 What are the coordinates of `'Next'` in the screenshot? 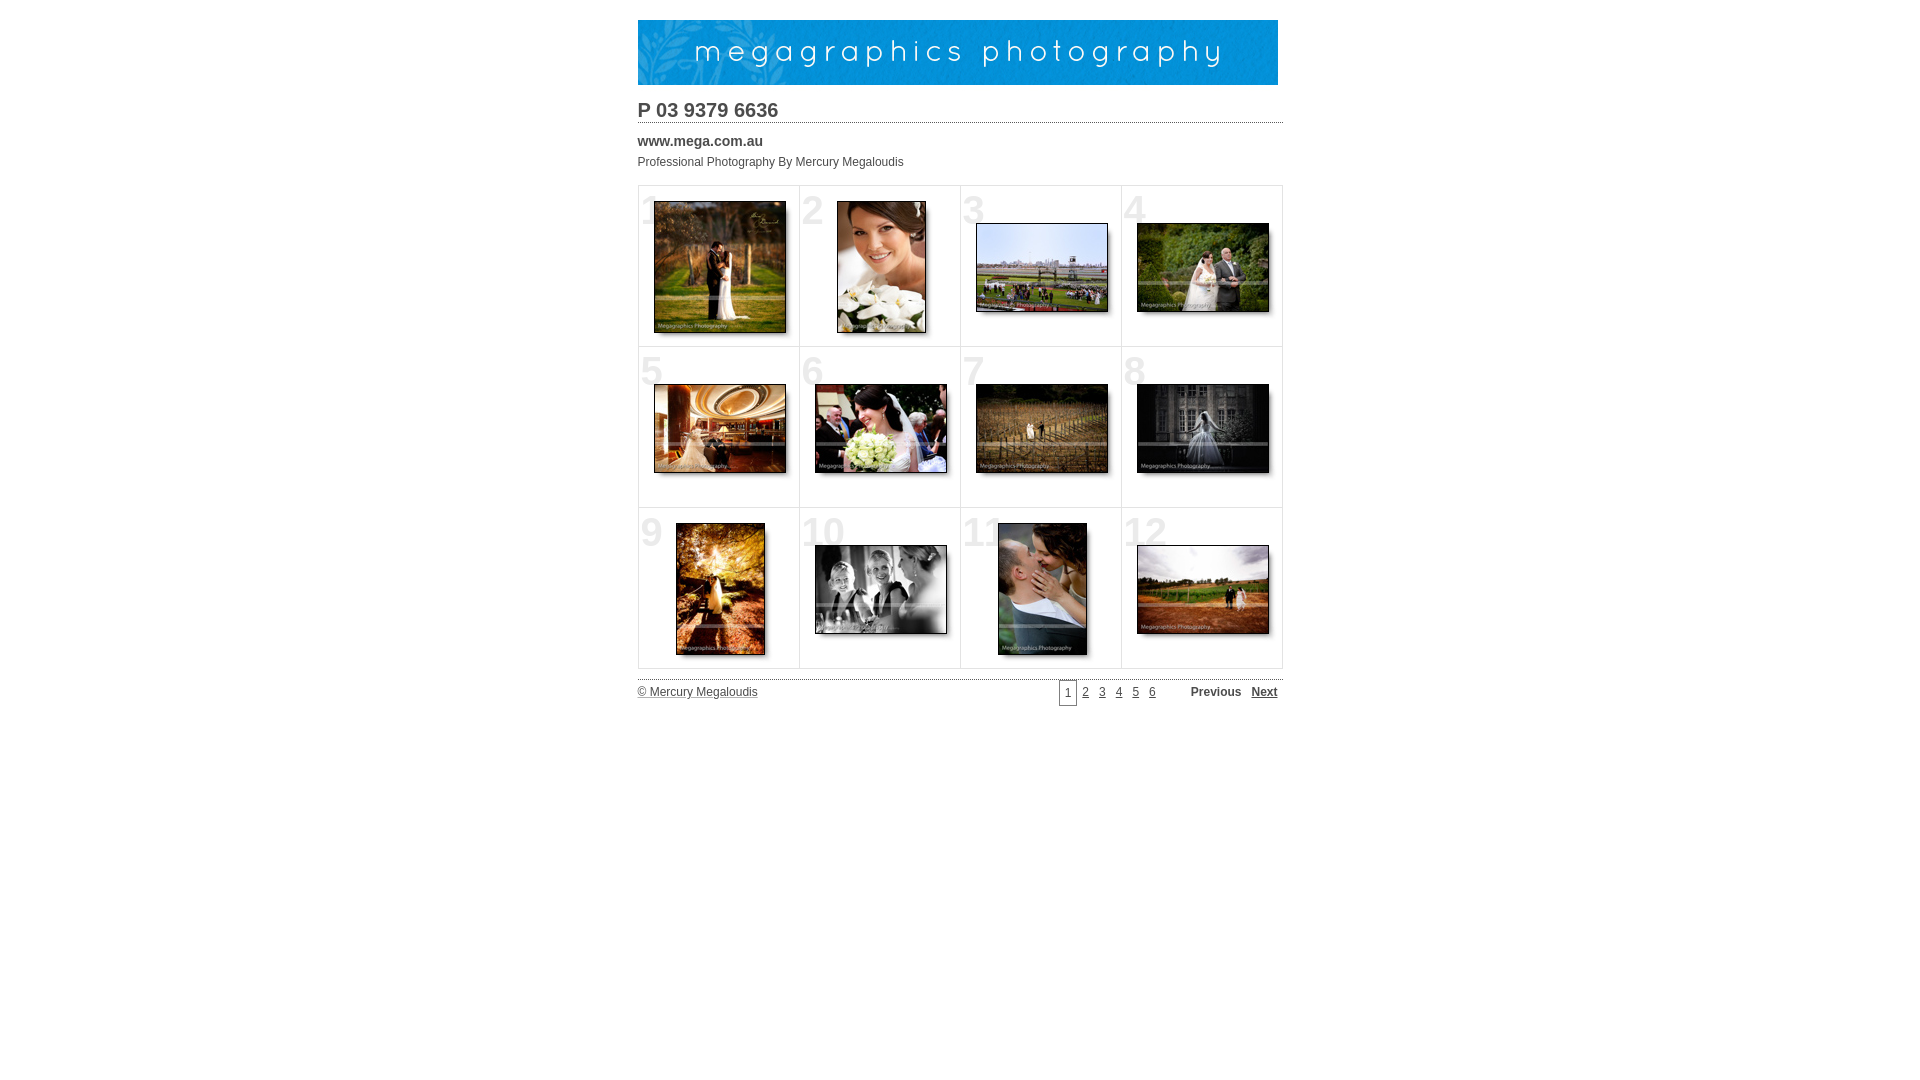 It's located at (1262, 690).